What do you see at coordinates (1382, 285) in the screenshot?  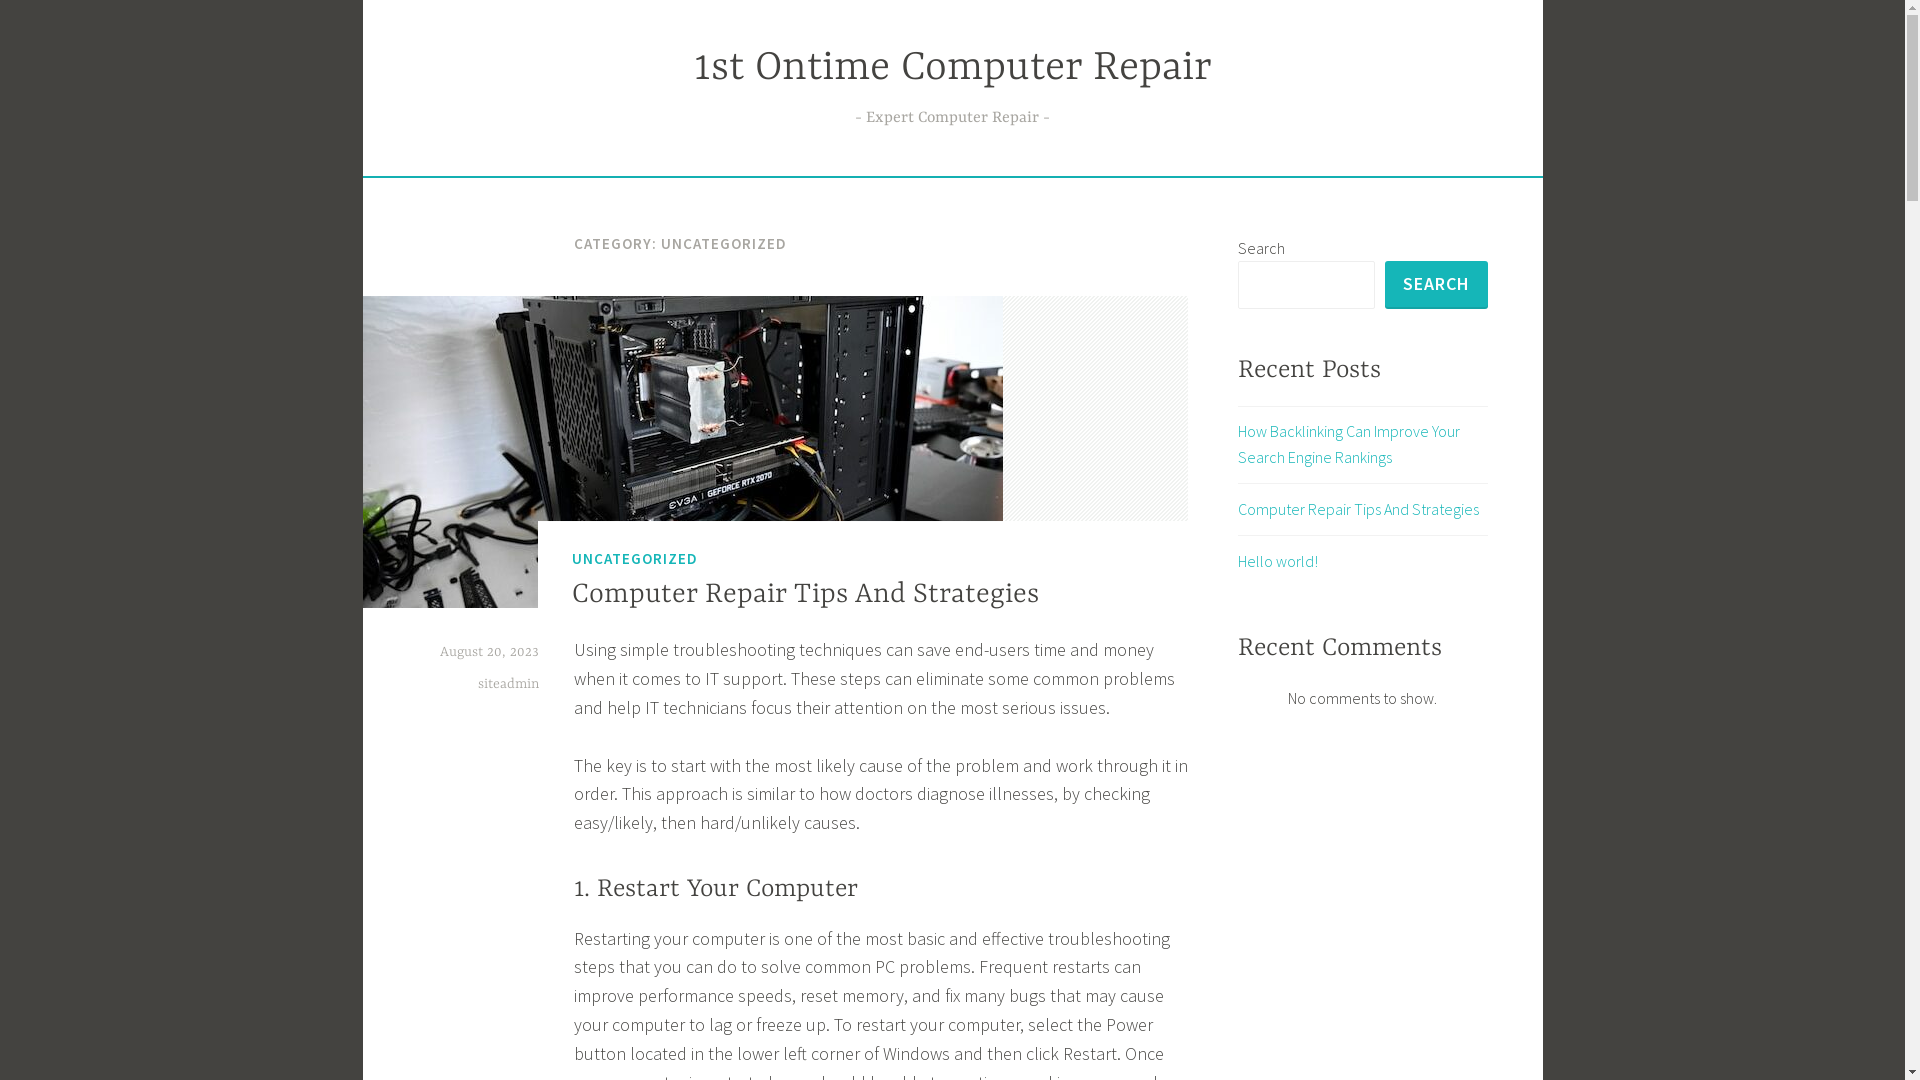 I see `'SEARCH'` at bounding box center [1382, 285].